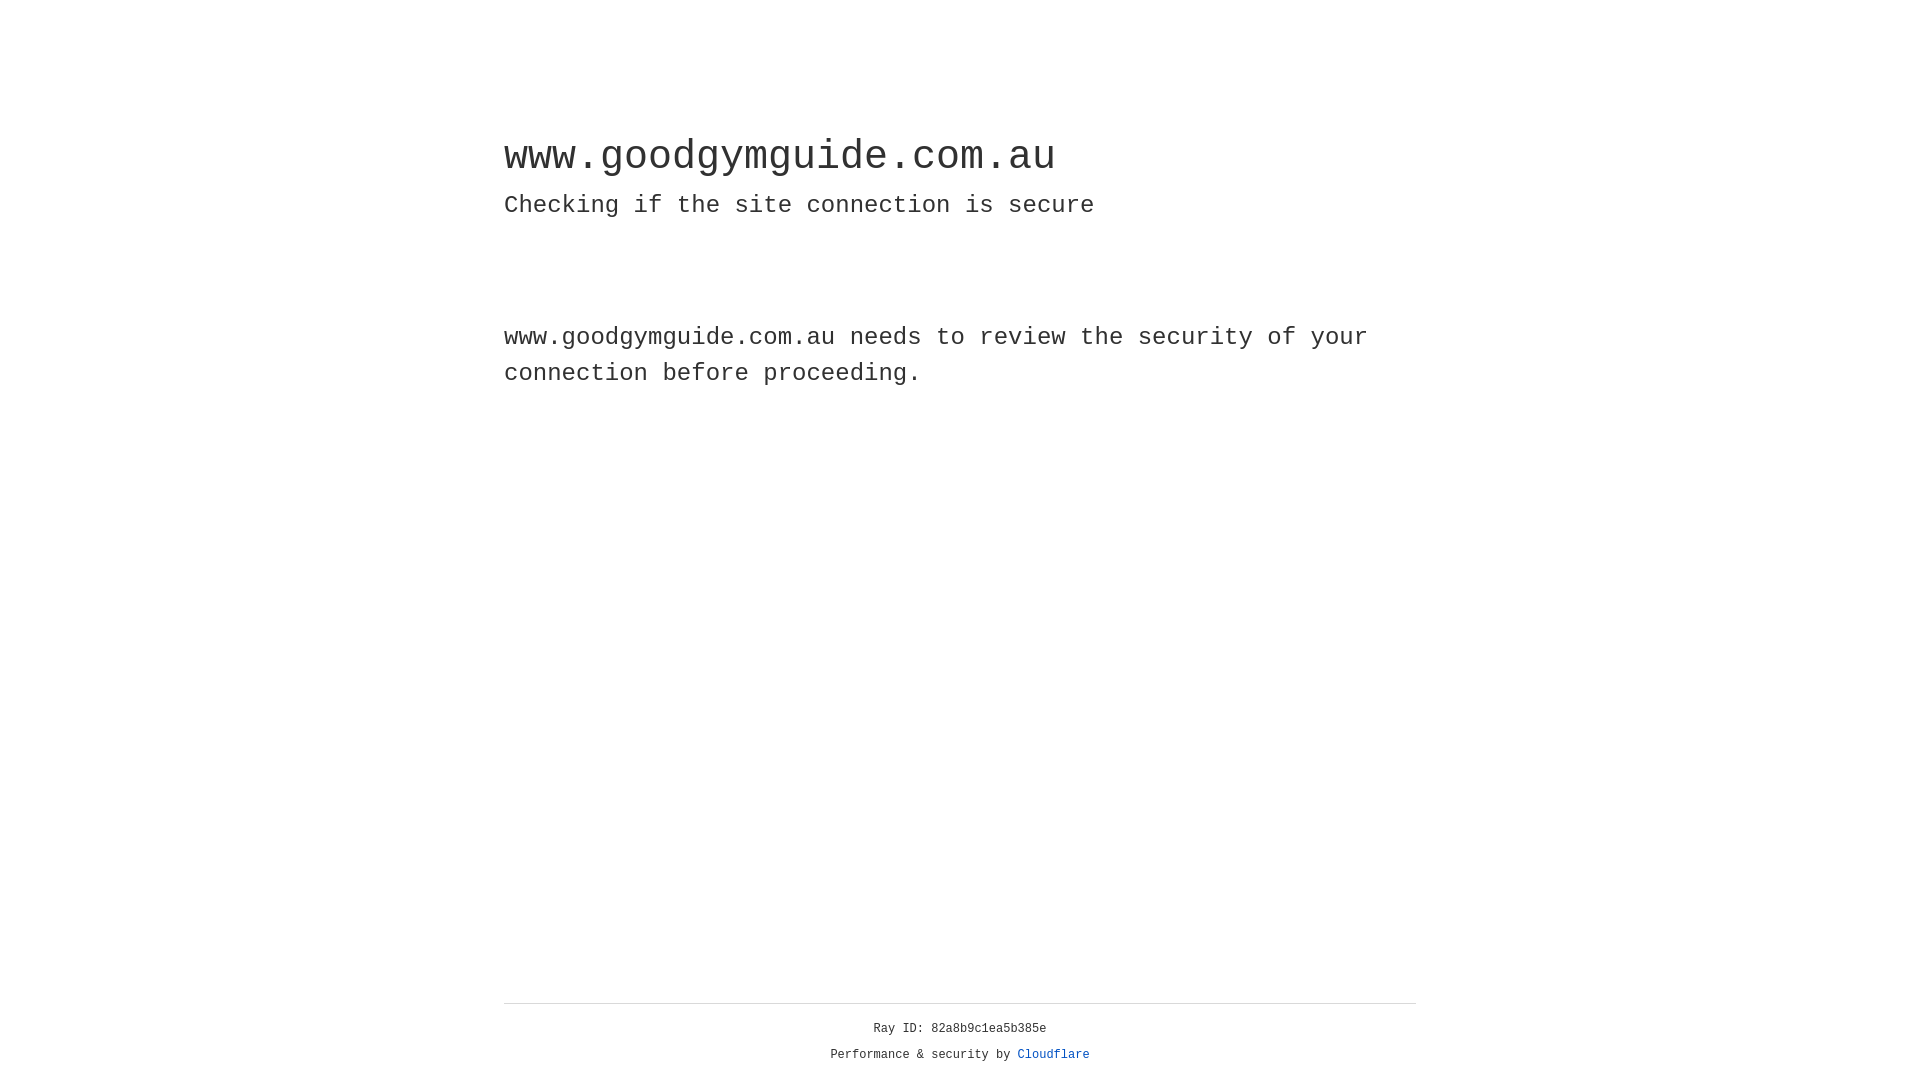 This screenshot has height=1080, width=1920. Describe the element at coordinates (1017, 1054) in the screenshot. I see `'Cloudflare'` at that location.